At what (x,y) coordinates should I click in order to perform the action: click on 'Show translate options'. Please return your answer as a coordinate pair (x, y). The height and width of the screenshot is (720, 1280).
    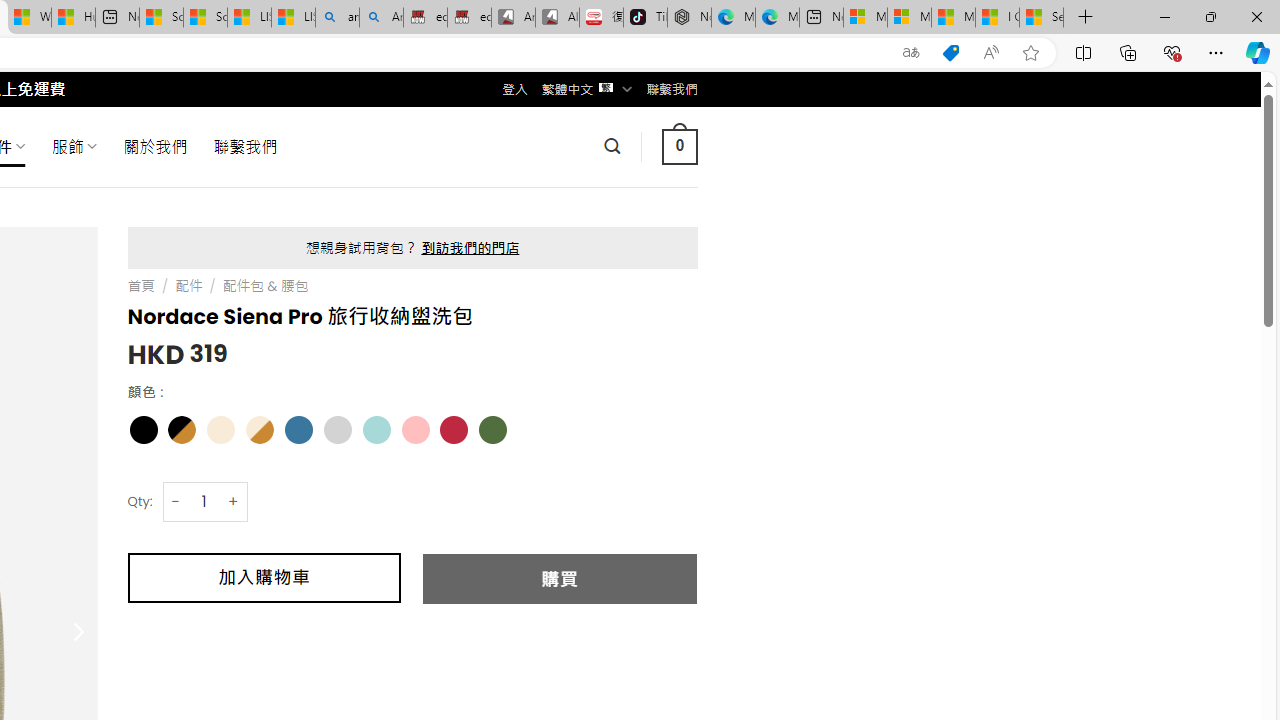
    Looking at the image, I should click on (909, 52).